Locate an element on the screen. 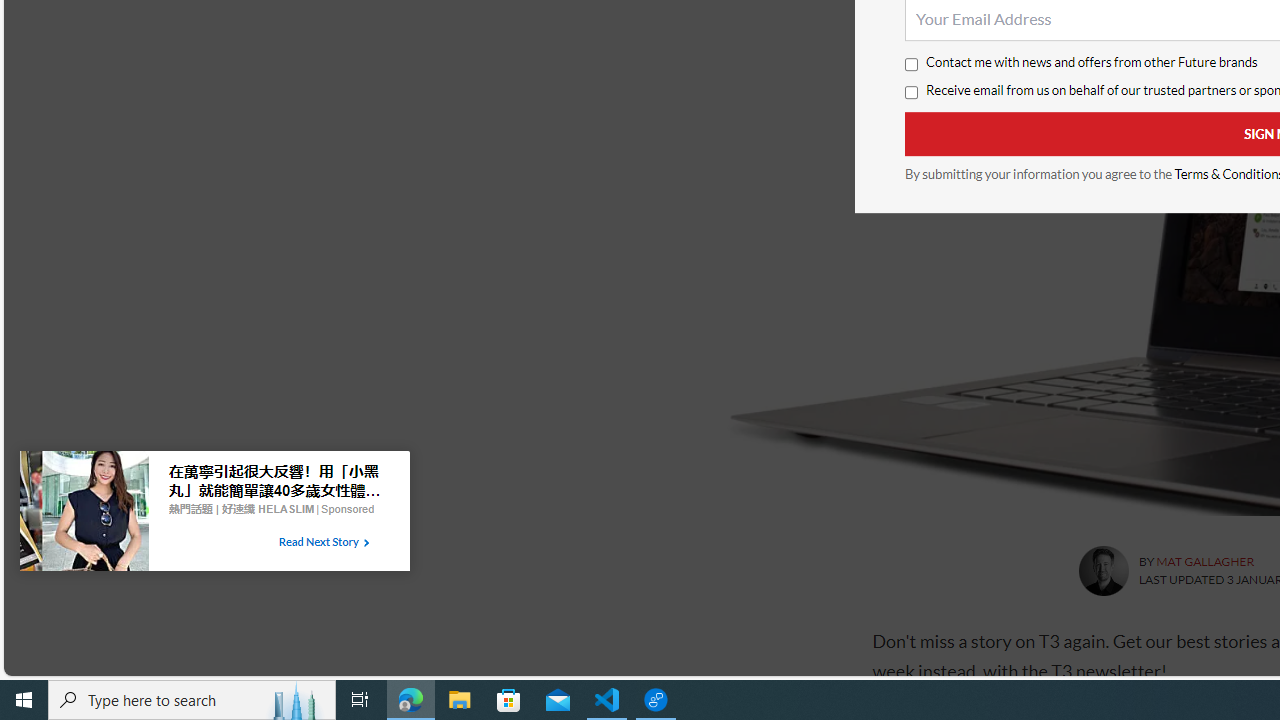 The width and height of the screenshot is (1280, 720). 'Class: tbl-arrow-icon arrow-2' is located at coordinates (366, 543).